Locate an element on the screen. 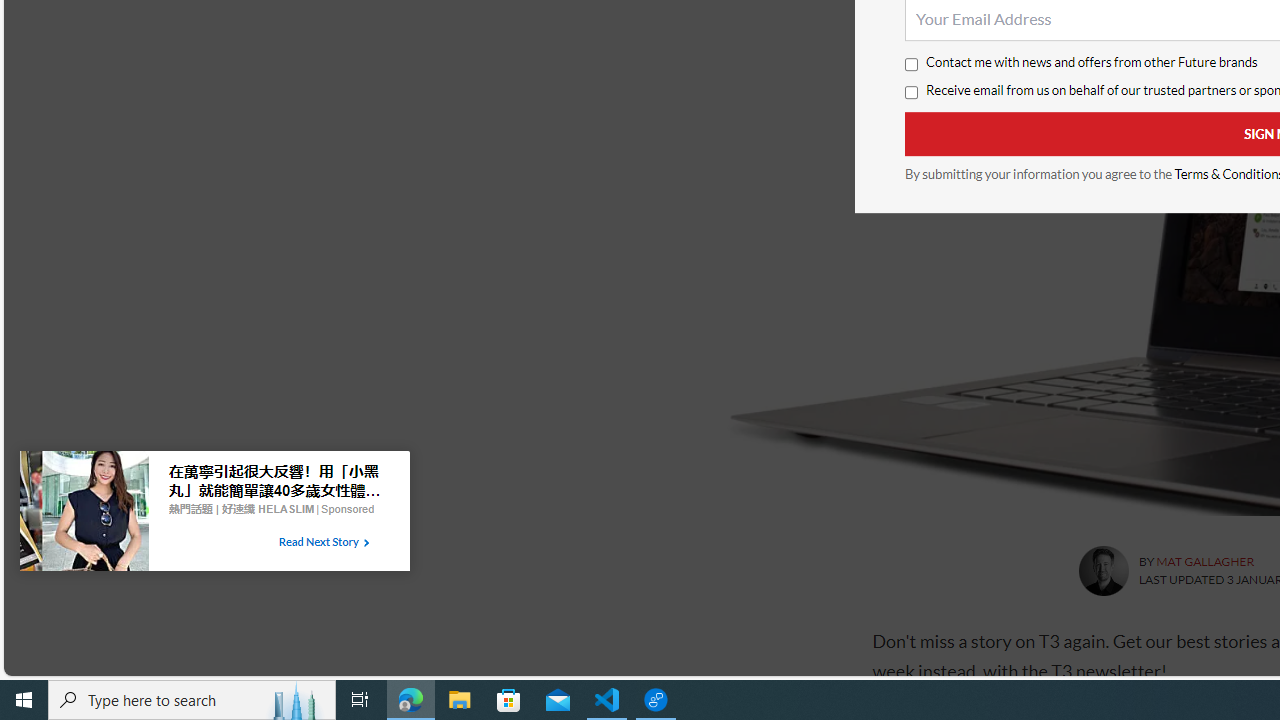 The width and height of the screenshot is (1280, 720). 'Class: tbl-arrow-icon arrow-2' is located at coordinates (366, 543).